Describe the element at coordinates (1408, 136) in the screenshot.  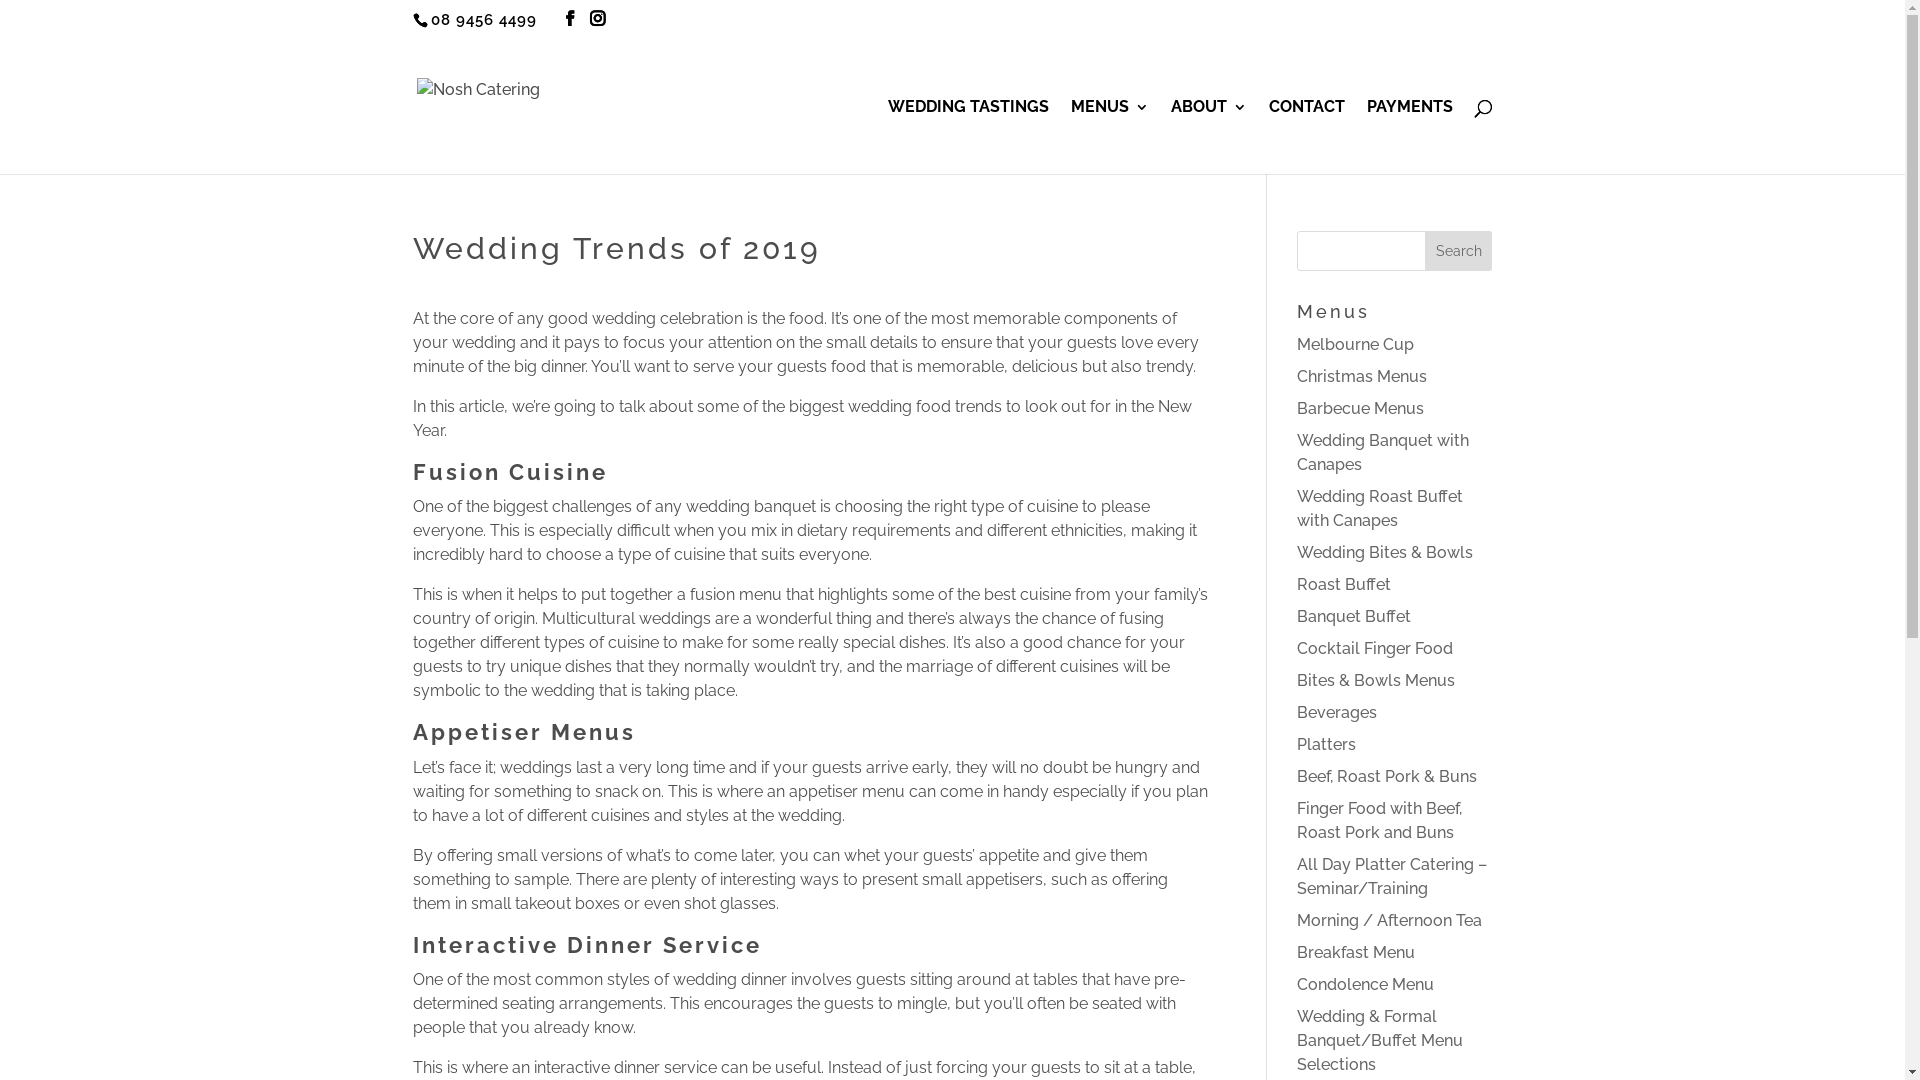
I see `'PAYMENTS'` at that location.